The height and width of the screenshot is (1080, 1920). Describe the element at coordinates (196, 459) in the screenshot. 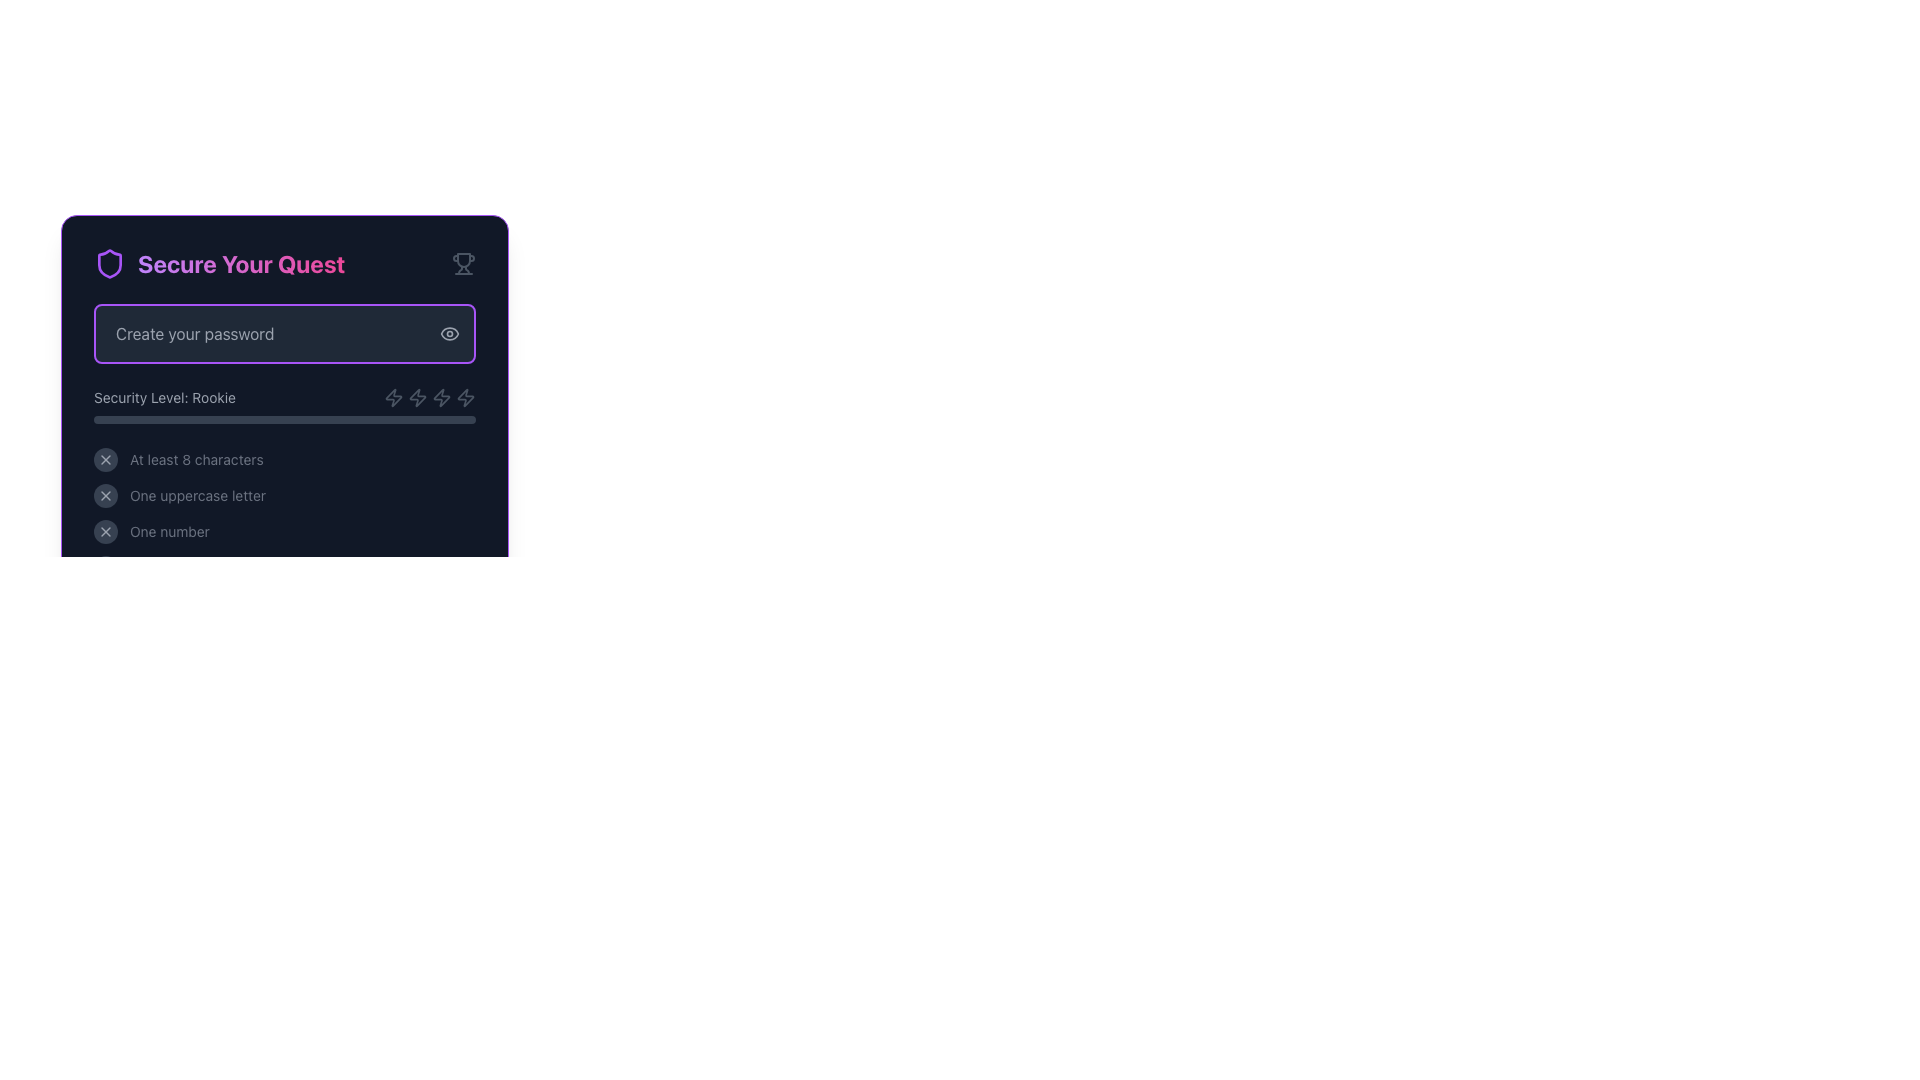

I see `the informational text label that reads 'At least 8 characters', which is styled with a small gray font and located below the password input field in the 'Secure Your Quest' section` at that location.